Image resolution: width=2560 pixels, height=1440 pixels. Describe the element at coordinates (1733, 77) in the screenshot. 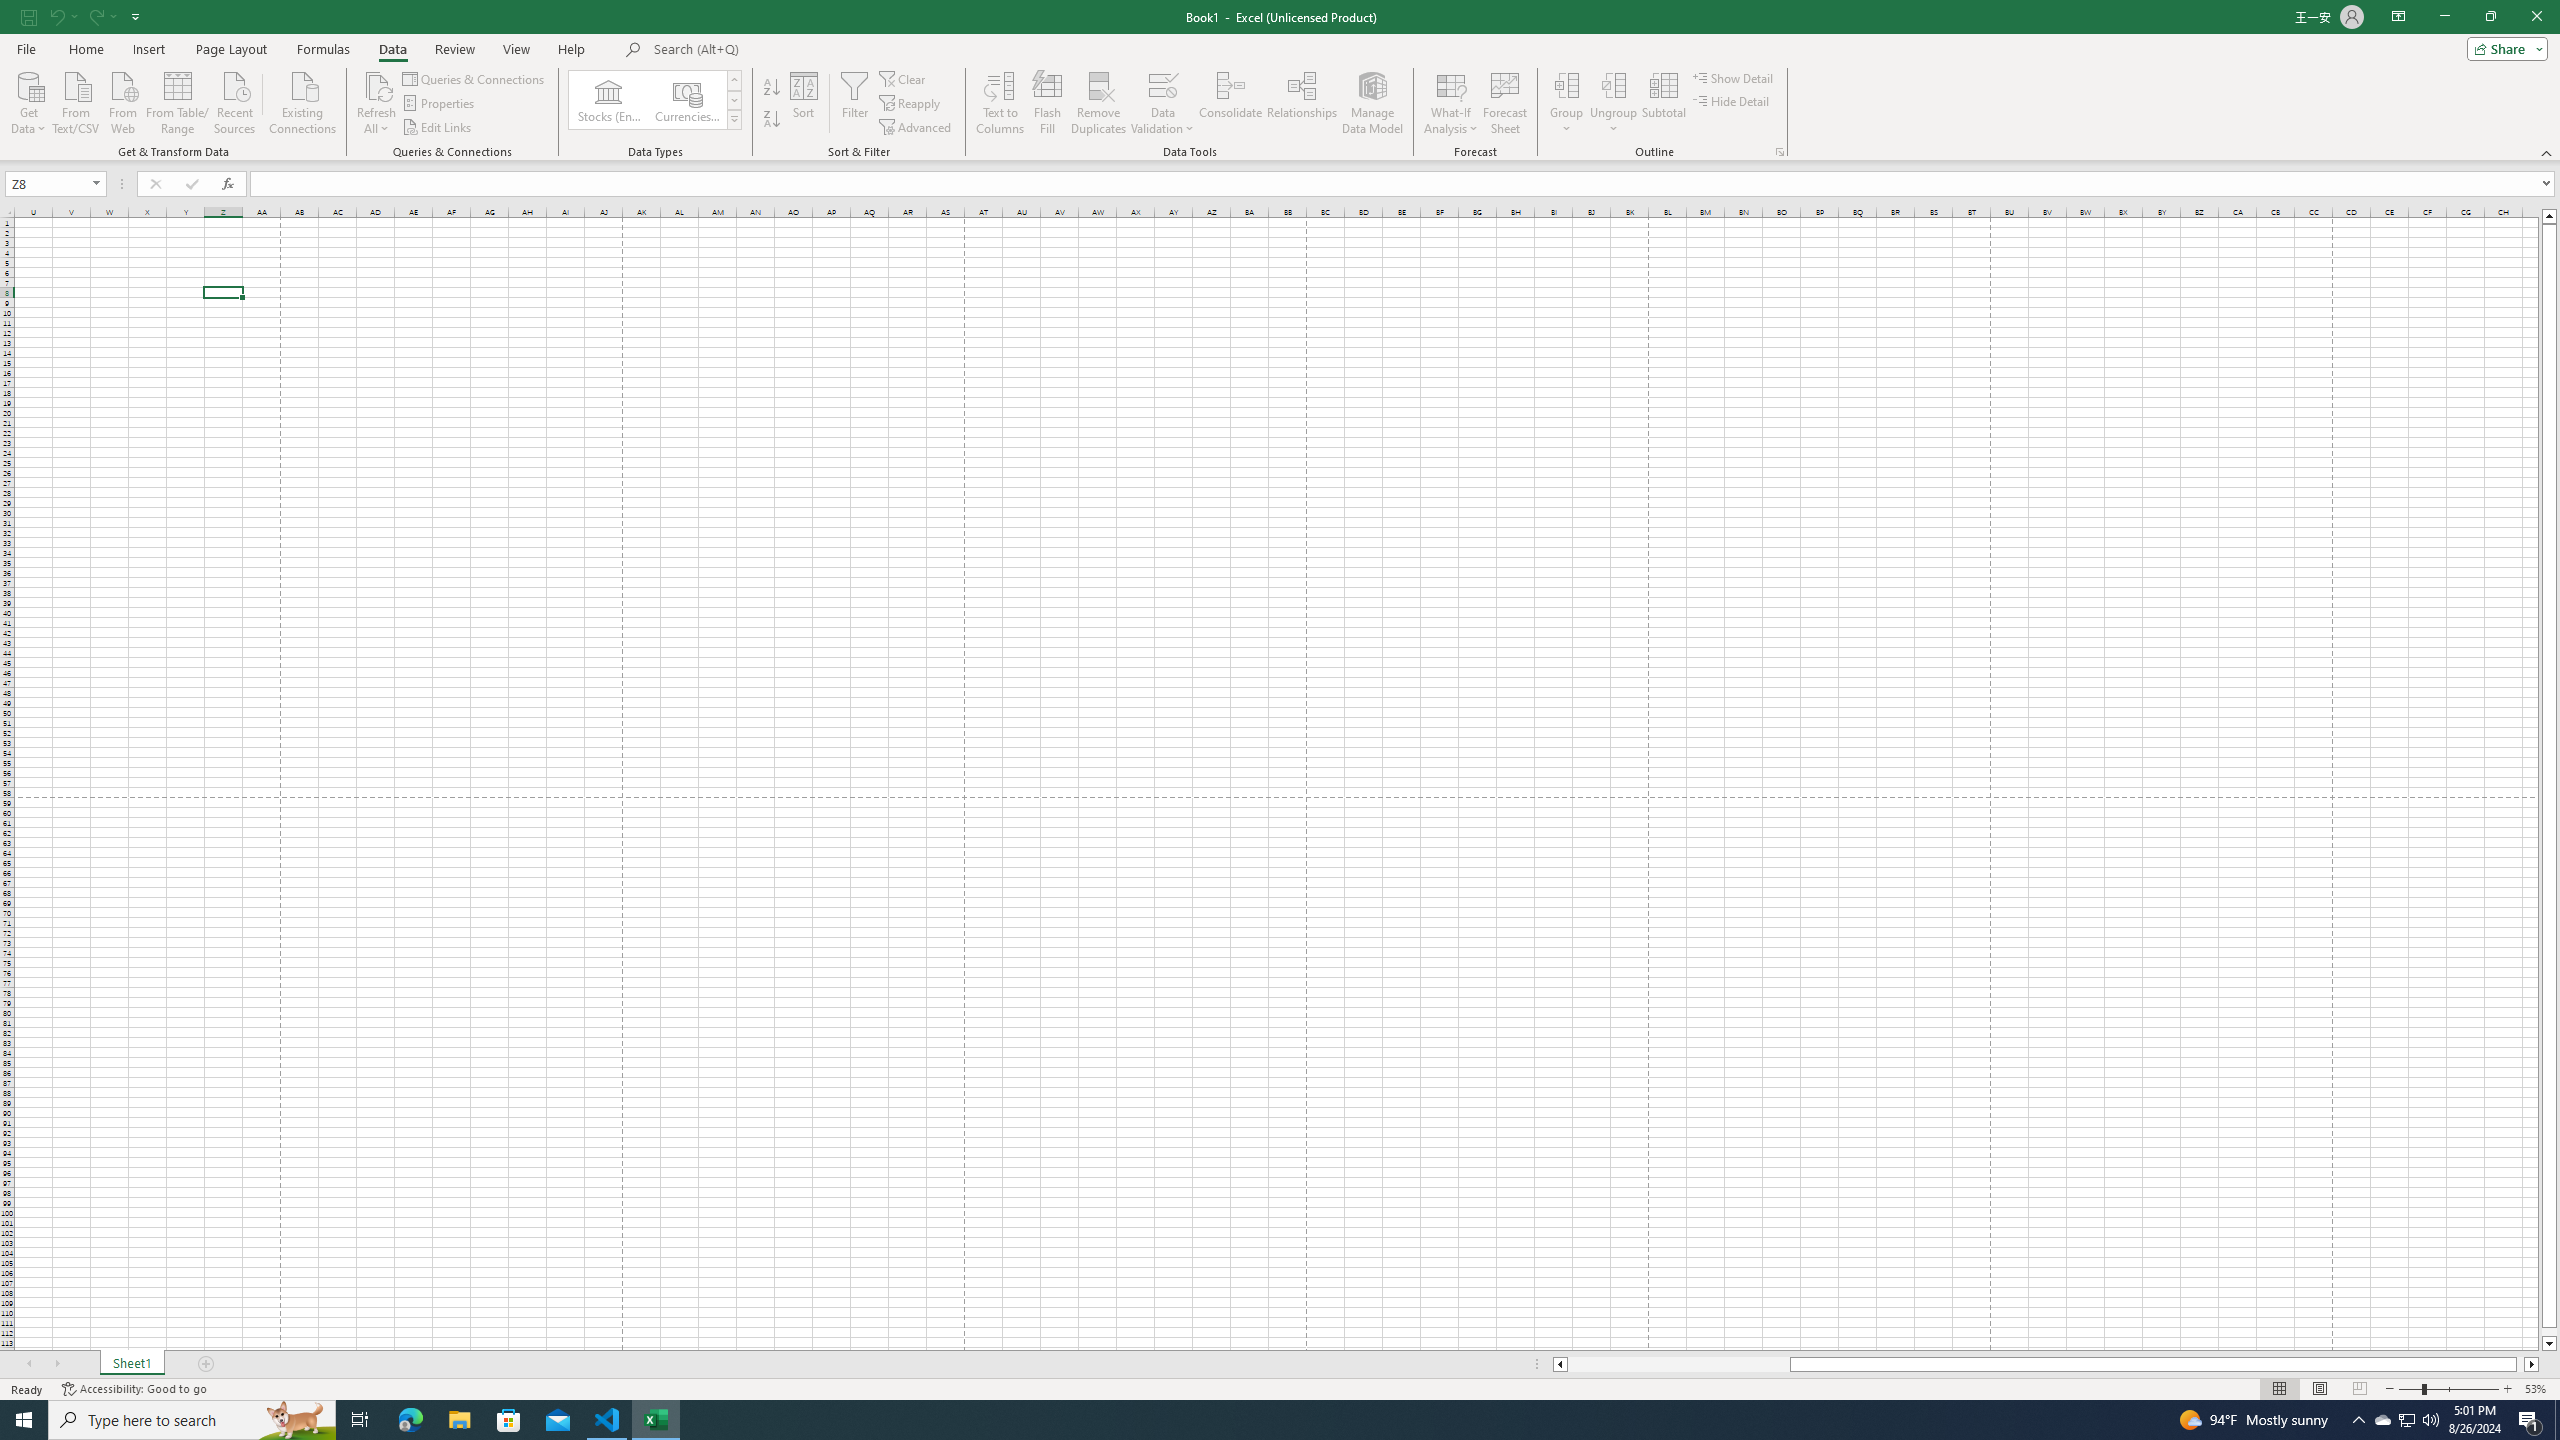

I see `'Show Detail'` at that location.